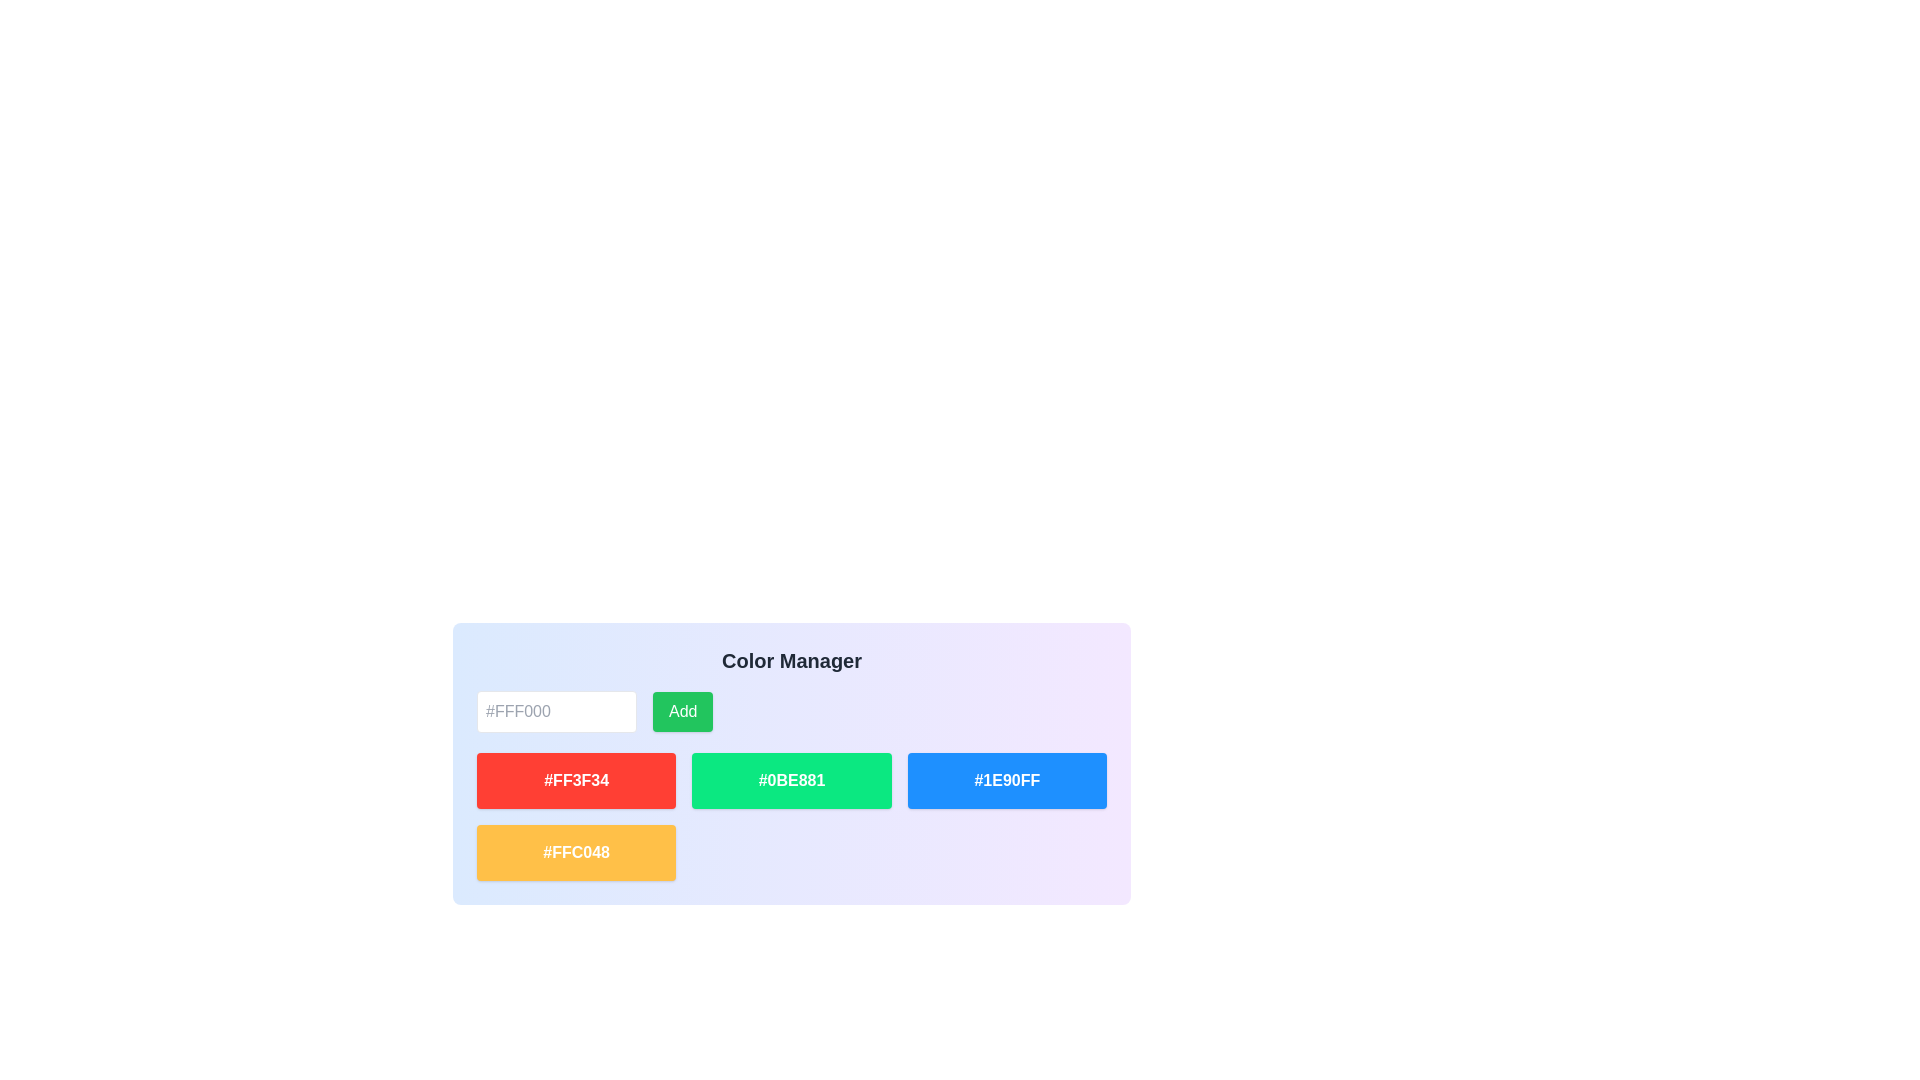  I want to click on the text label displaying the hexadecimal color code, which is located in the red rectangular area of the color list section, positioned first to the left of the green and blue blocks, so click(575, 779).